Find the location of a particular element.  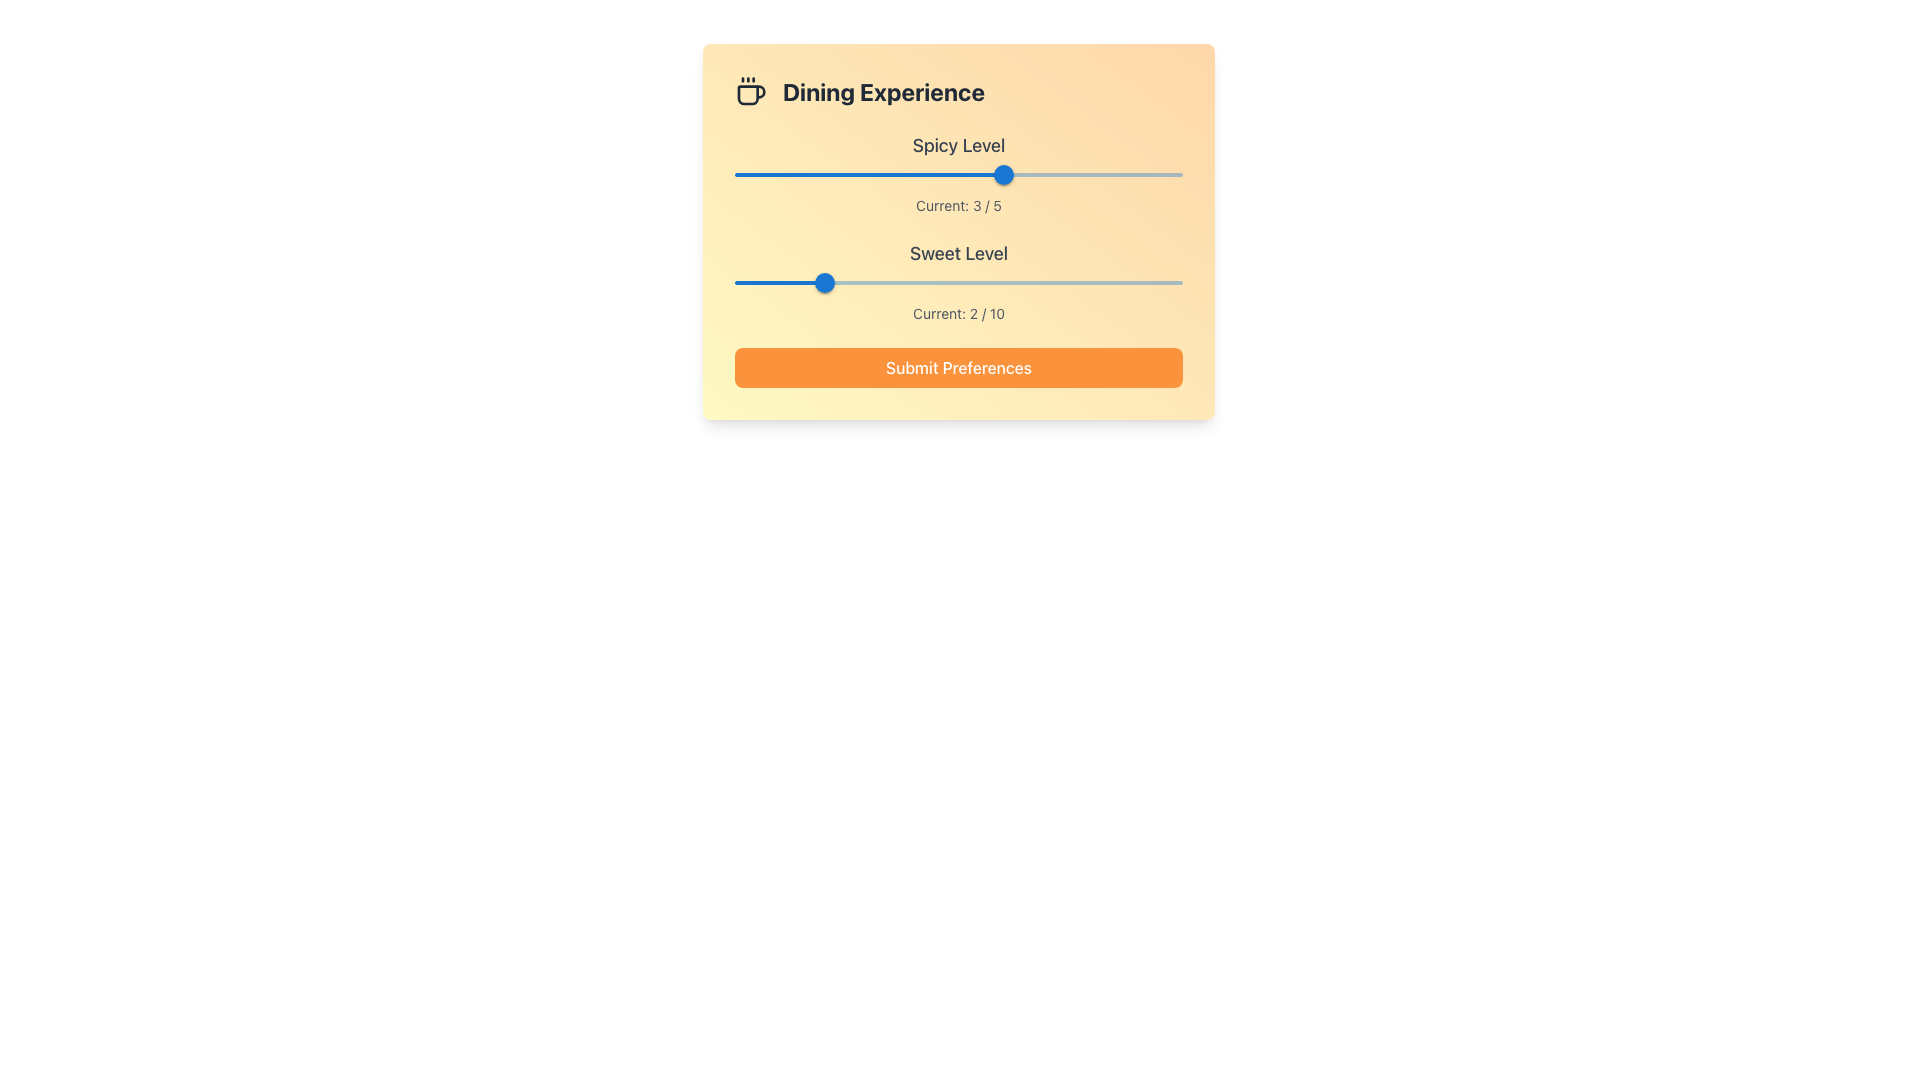

slider is located at coordinates (832, 282).